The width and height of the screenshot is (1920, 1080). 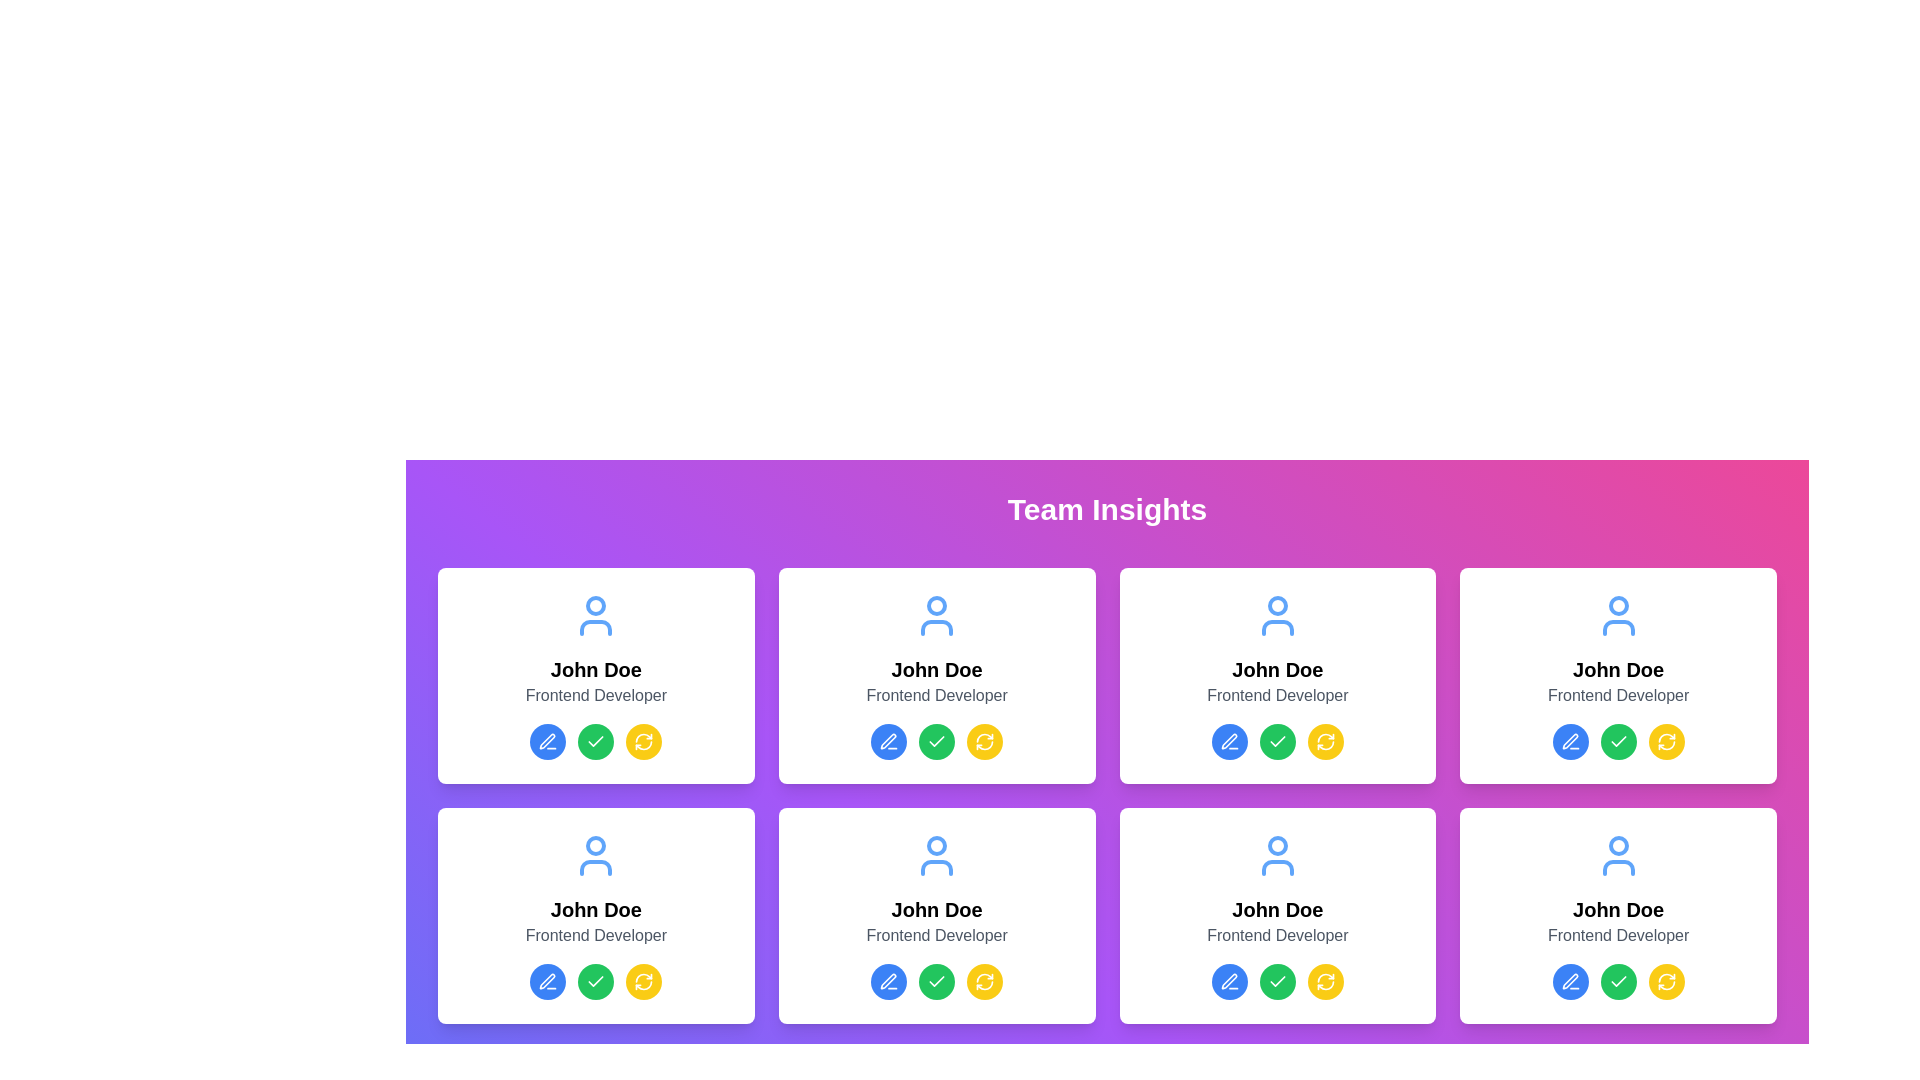 What do you see at coordinates (644, 981) in the screenshot?
I see `the circular yellow refresh button located in the bottom row of the card, which features an icon of two arrows in a circular motion` at bounding box center [644, 981].